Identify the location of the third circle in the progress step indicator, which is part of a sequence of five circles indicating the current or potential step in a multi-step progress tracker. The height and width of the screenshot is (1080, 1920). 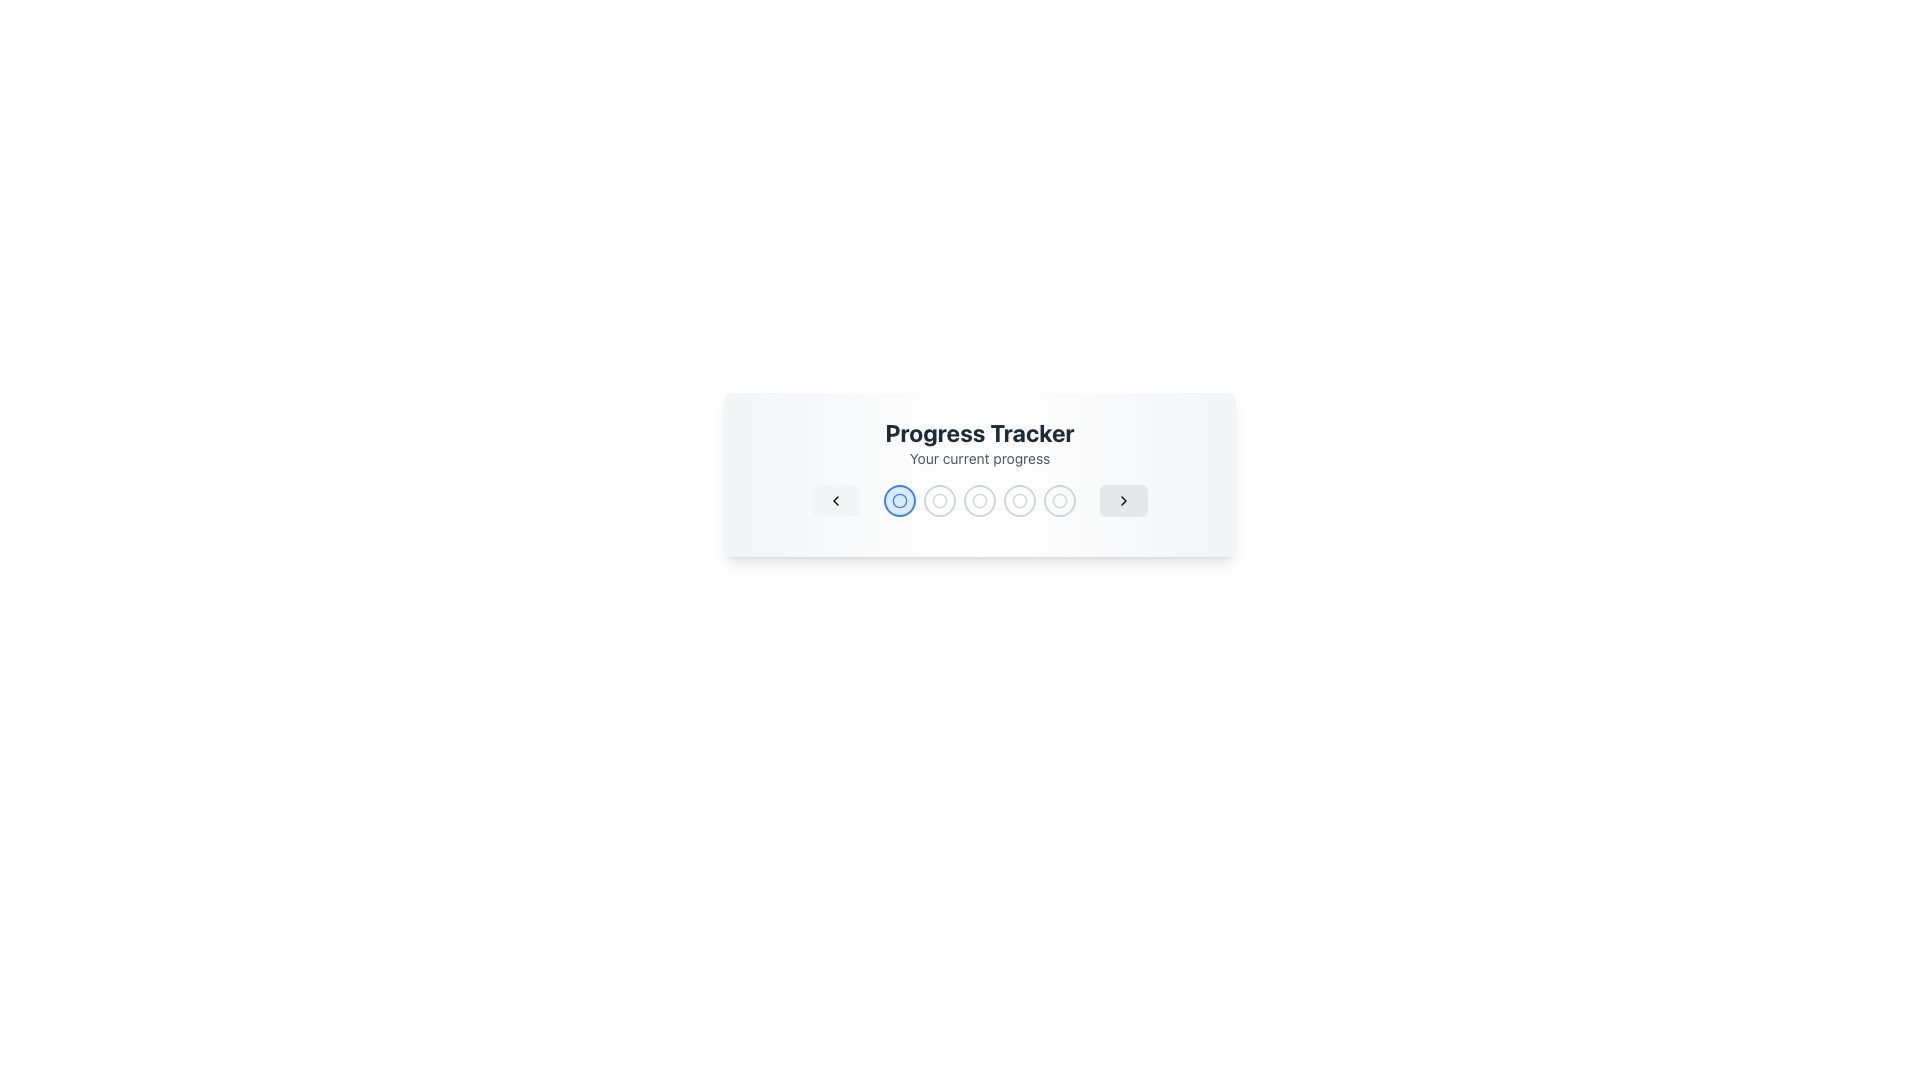
(939, 500).